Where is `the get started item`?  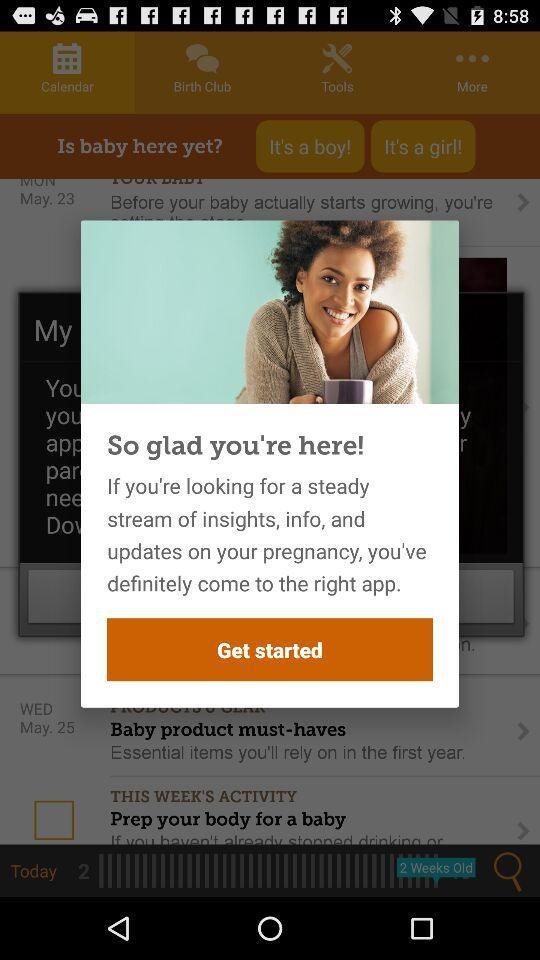
the get started item is located at coordinates (270, 648).